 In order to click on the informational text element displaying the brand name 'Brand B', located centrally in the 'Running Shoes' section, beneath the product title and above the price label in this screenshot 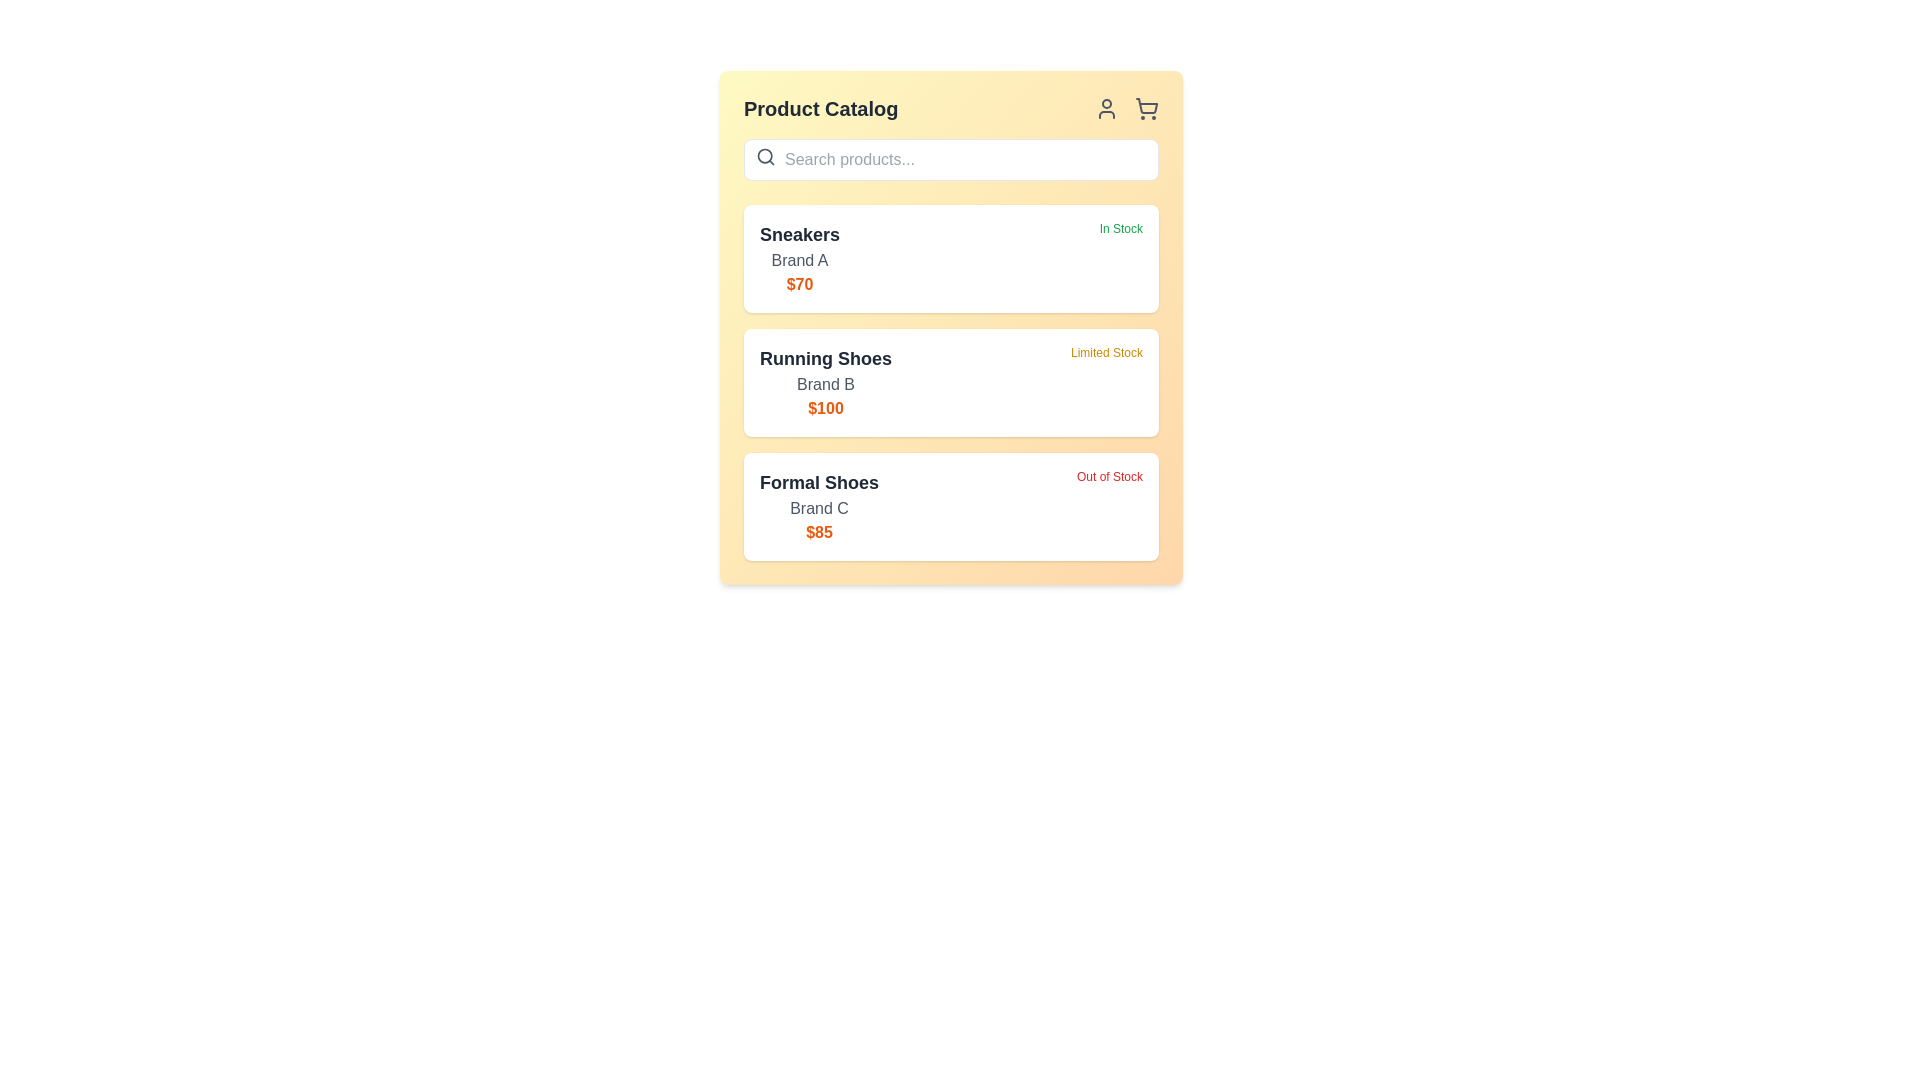, I will do `click(825, 385)`.